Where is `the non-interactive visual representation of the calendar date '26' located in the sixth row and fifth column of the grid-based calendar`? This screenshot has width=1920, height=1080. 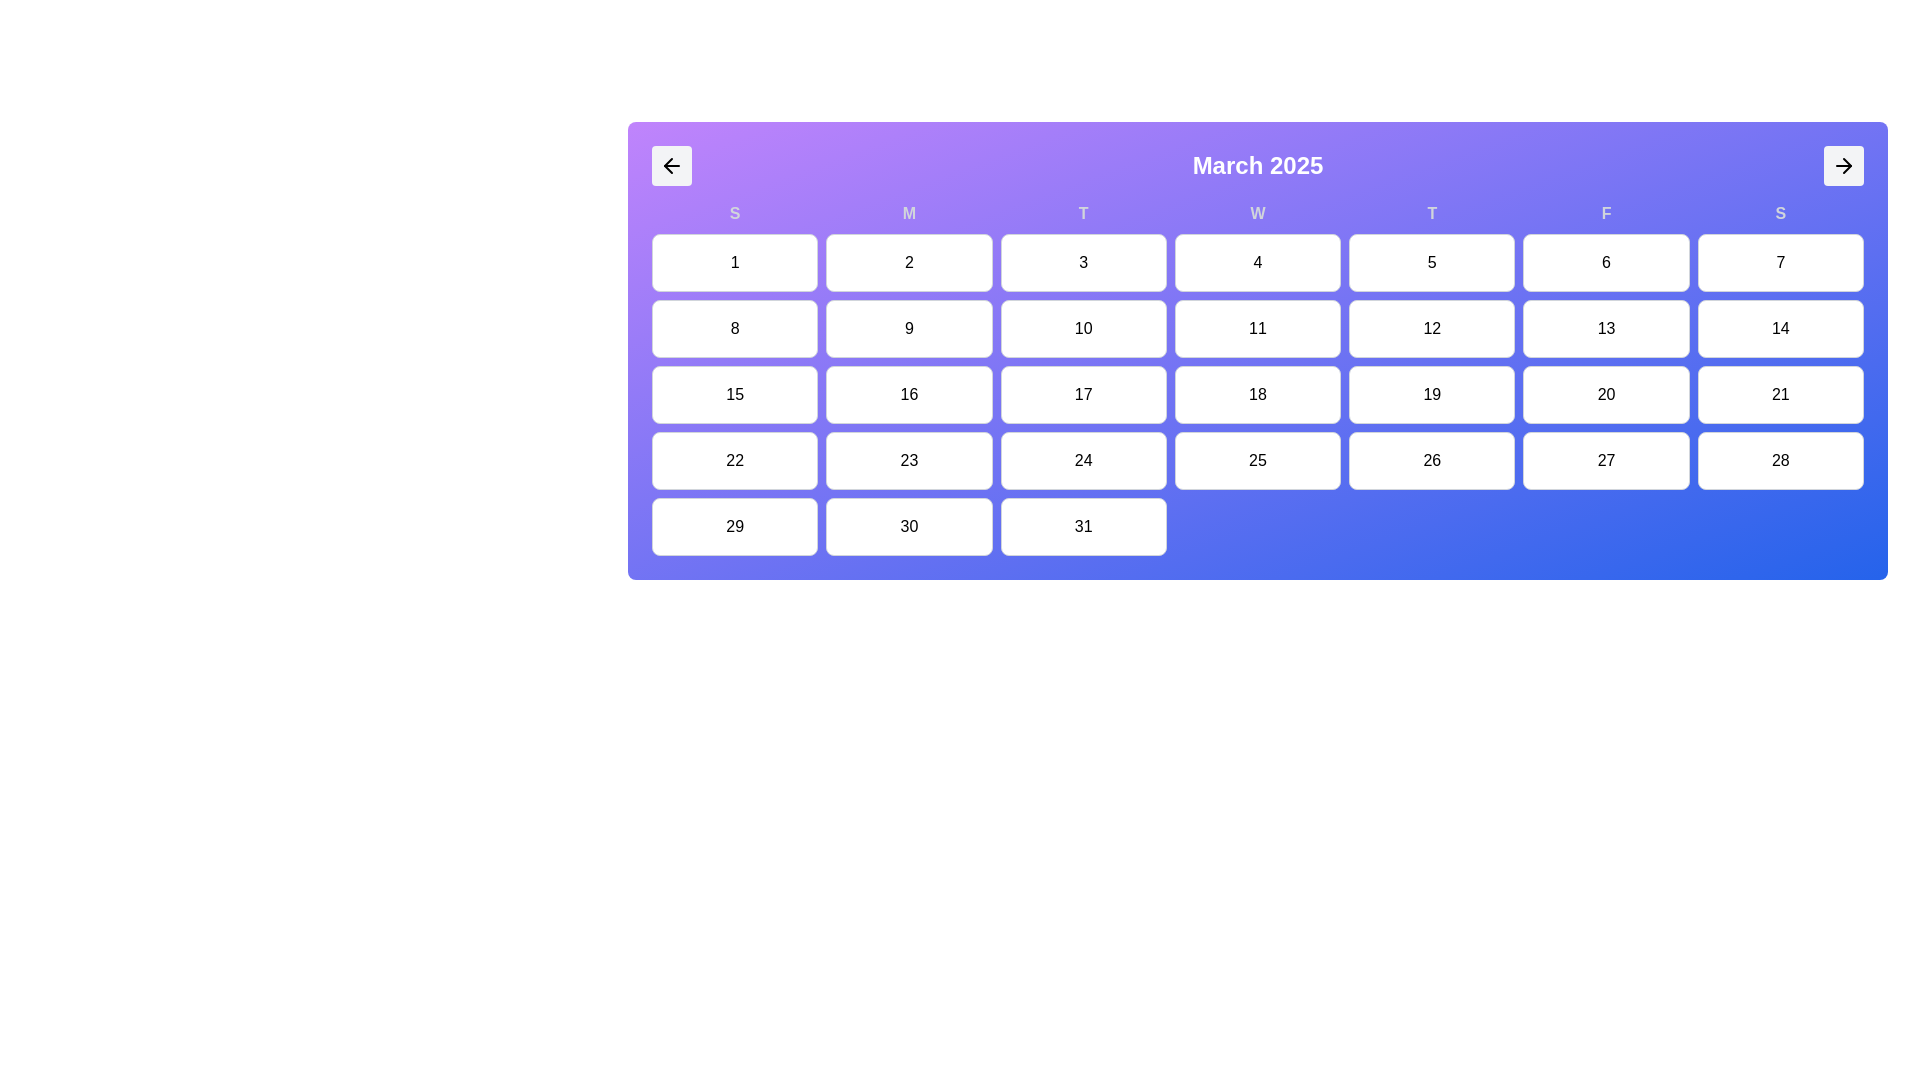
the non-interactive visual representation of the calendar date '26' located in the sixth row and fifth column of the grid-based calendar is located at coordinates (1431, 461).